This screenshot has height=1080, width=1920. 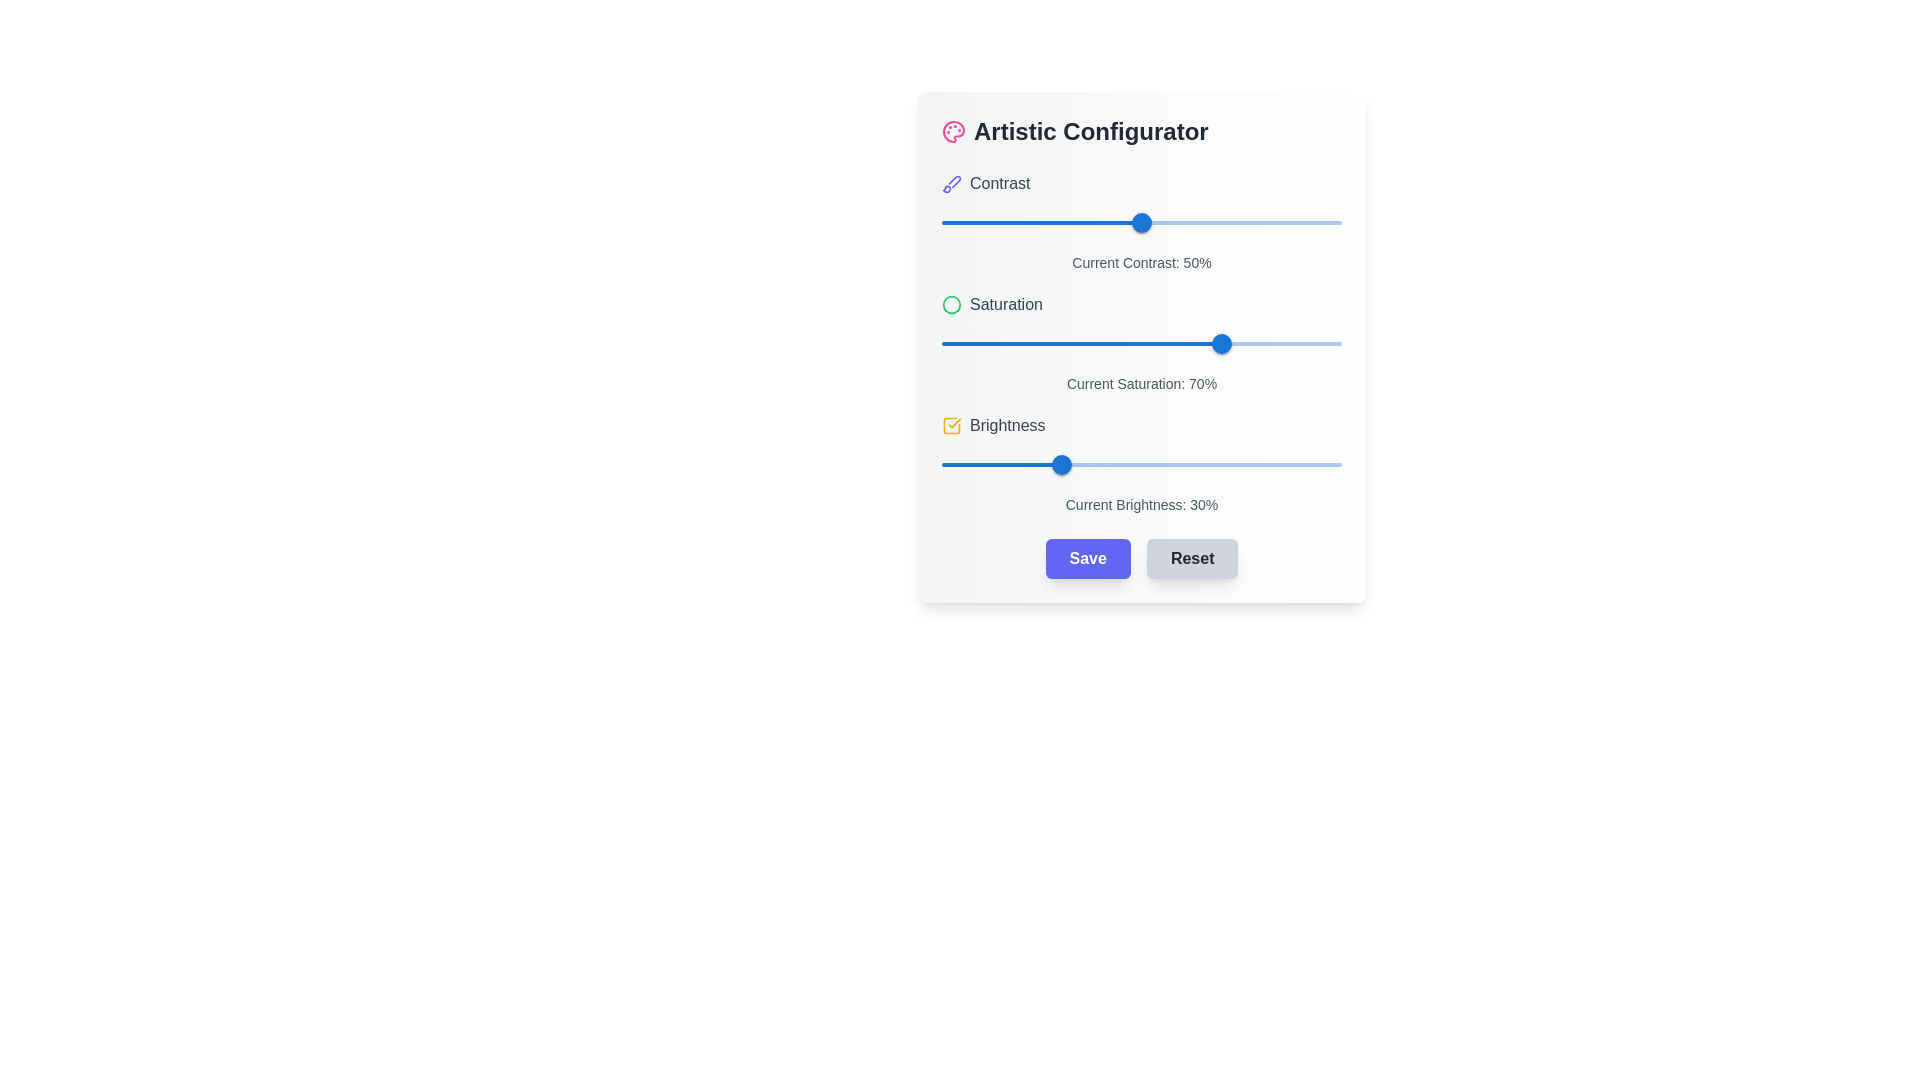 What do you see at coordinates (1224, 342) in the screenshot?
I see `saturation` at bounding box center [1224, 342].